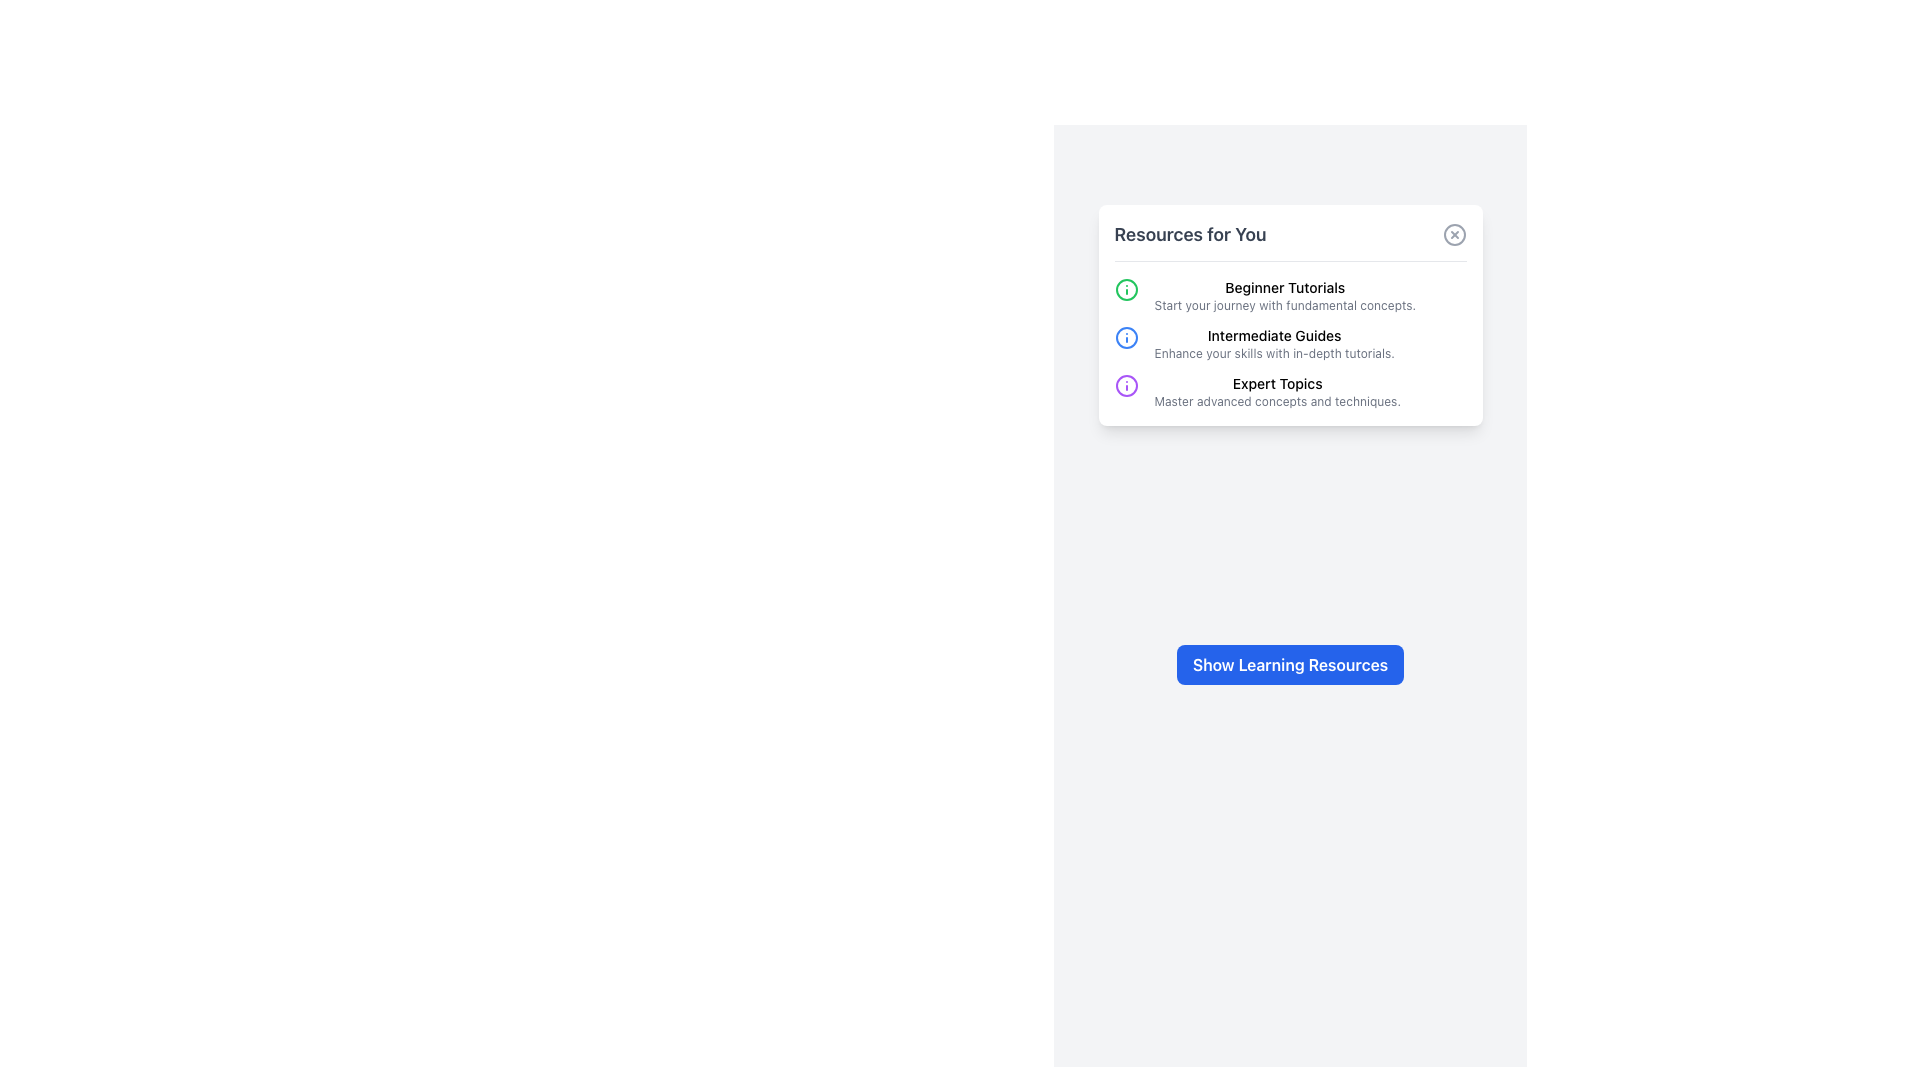 Image resolution: width=1920 pixels, height=1080 pixels. Describe the element at coordinates (1273, 353) in the screenshot. I see `the text element that provides a brief description or tagline associated with the 'Intermediate Guides' resource category, located in the middle section of the card labeled 'Resources for You'` at that location.